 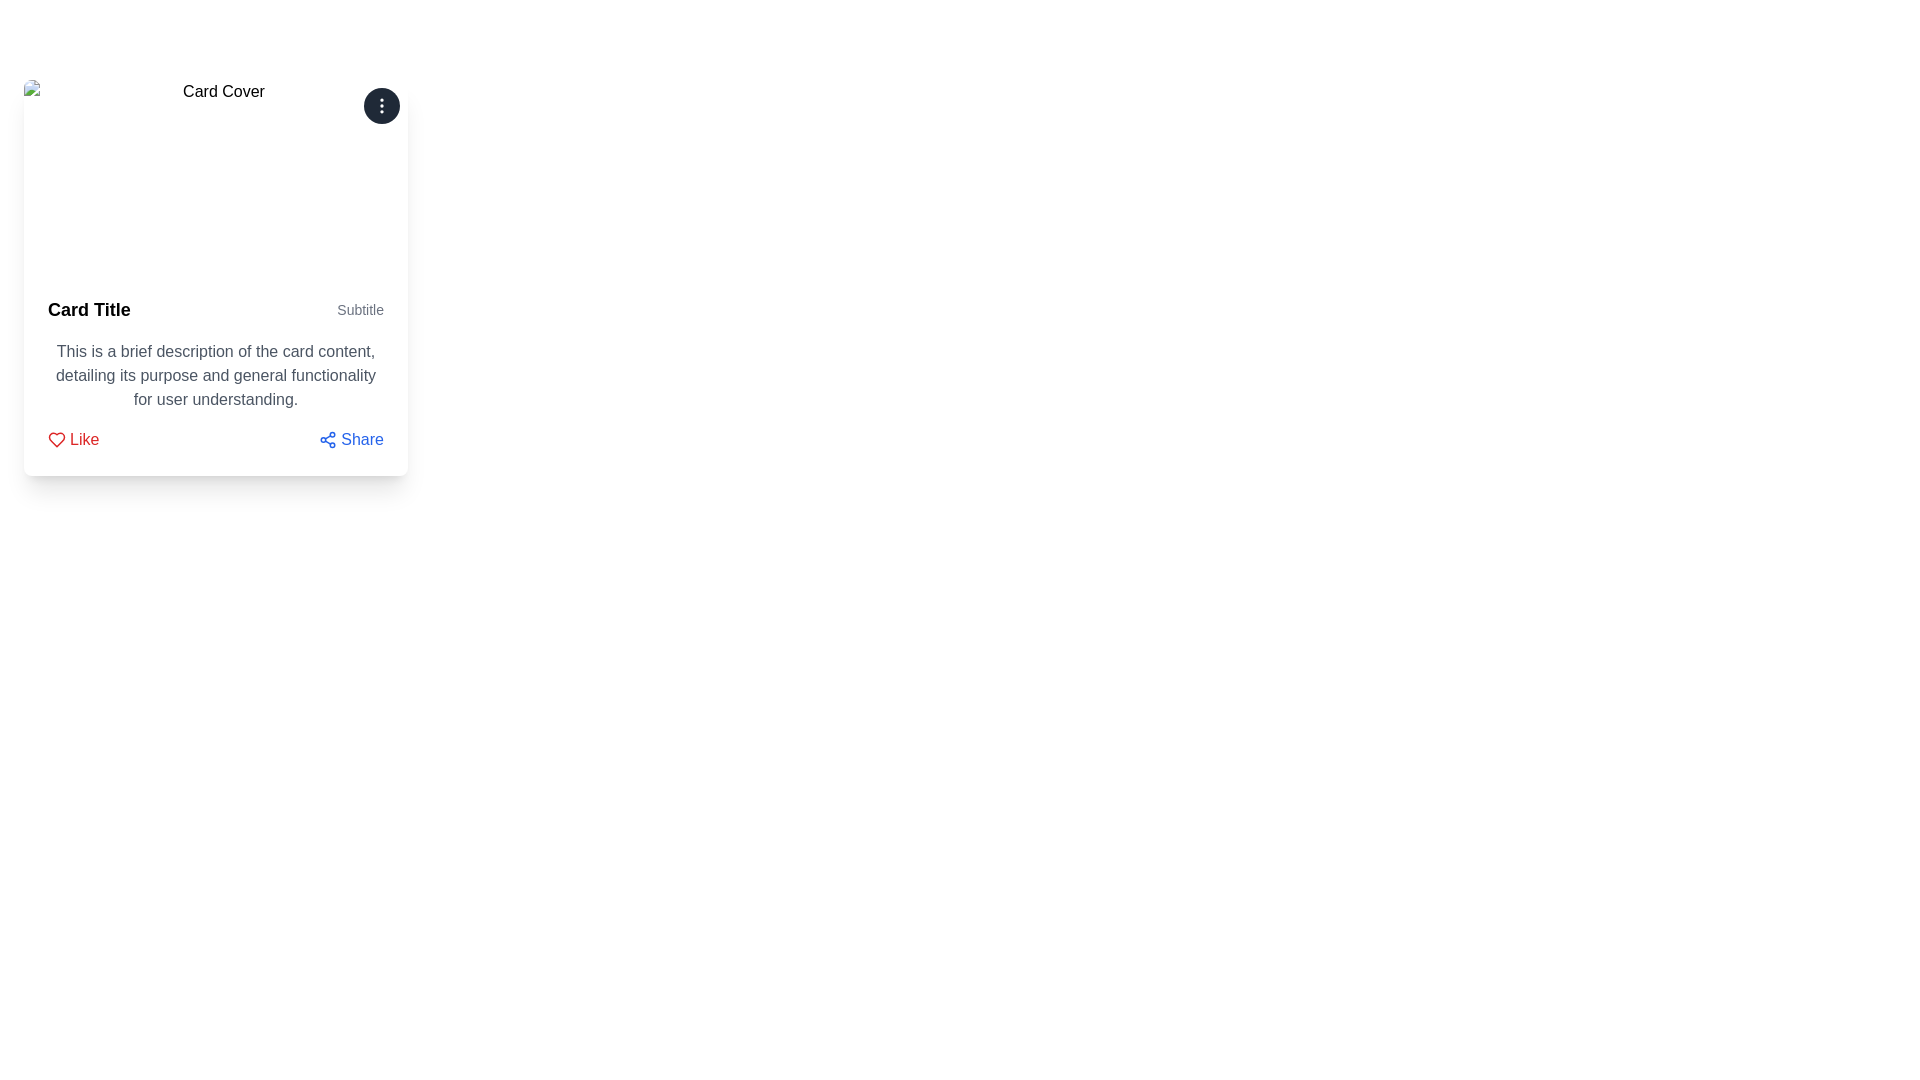 What do you see at coordinates (57, 438) in the screenshot?
I see `the heart icon located at the bottom-left corner of the card to interact with the 'Like' action` at bounding box center [57, 438].